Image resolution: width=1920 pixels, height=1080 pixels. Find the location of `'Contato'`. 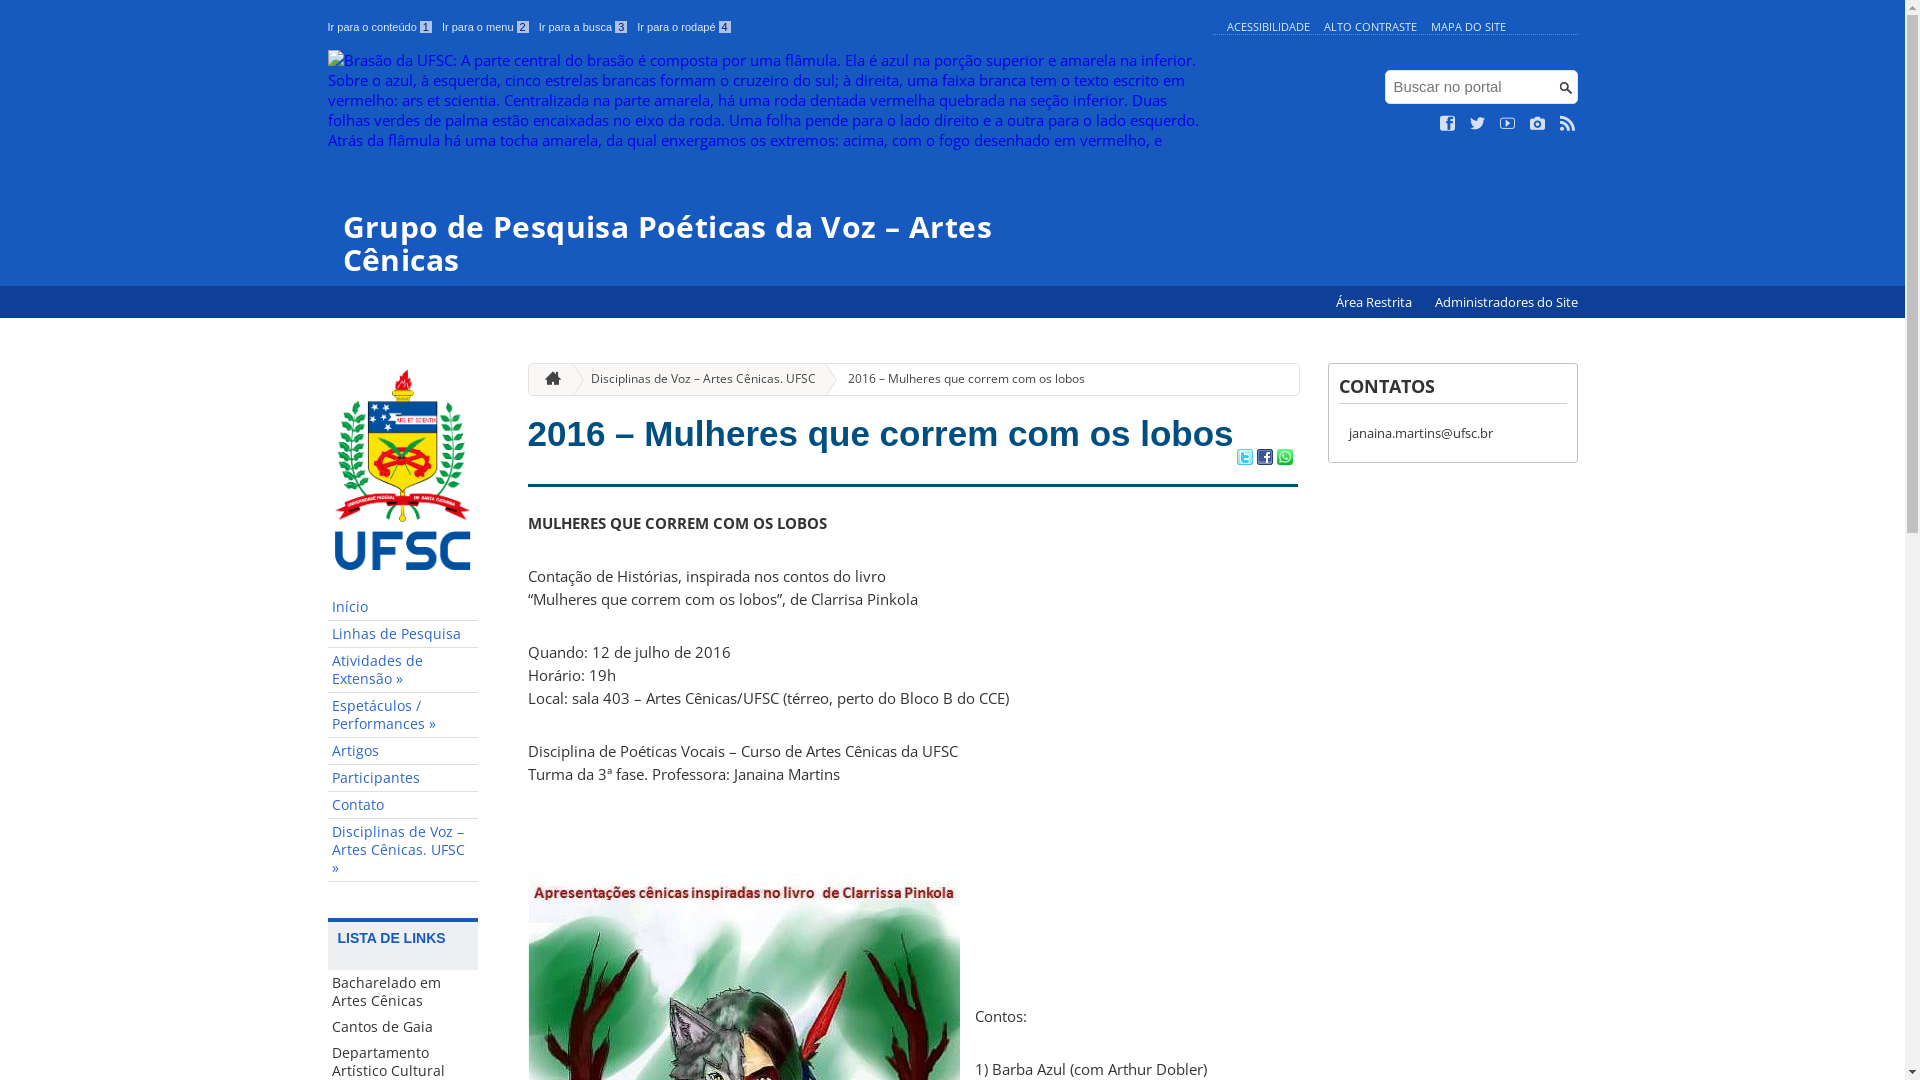

'Contato' is located at coordinates (402, 804).